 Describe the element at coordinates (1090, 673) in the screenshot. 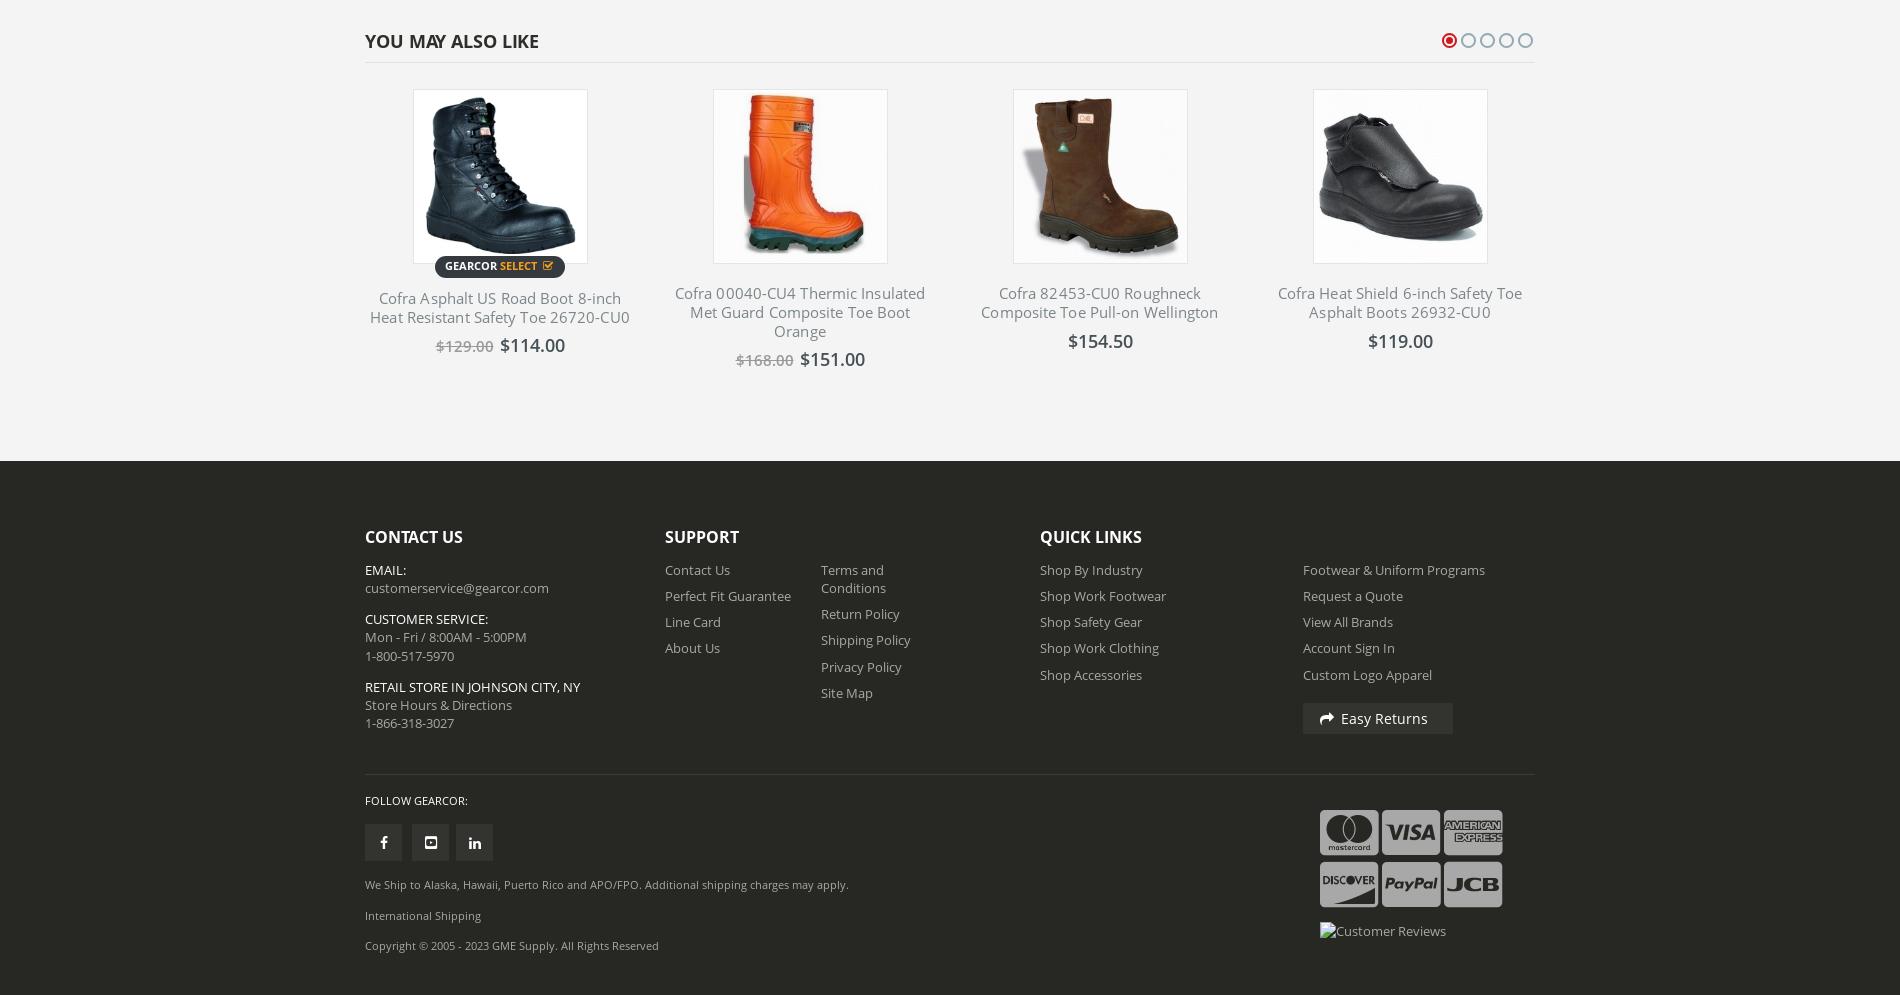

I see `'Shop Accessories'` at that location.